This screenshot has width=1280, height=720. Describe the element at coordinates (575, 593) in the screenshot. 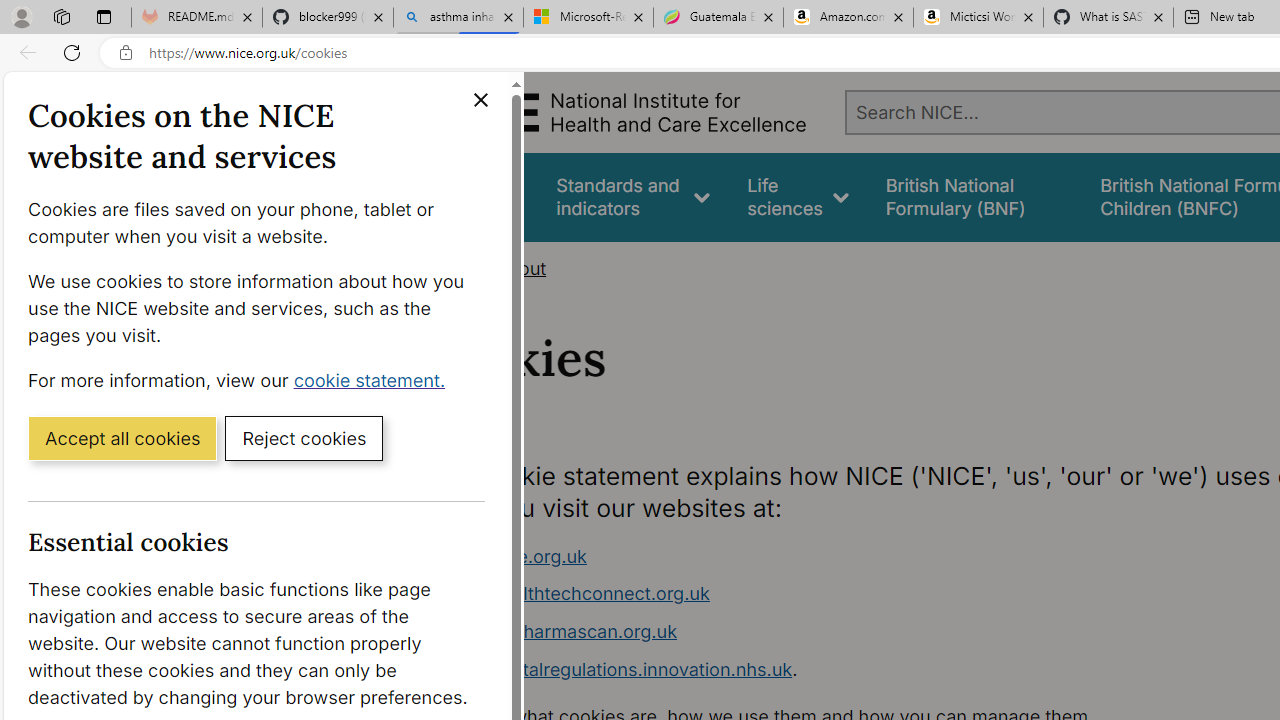

I see `'www.healthtechconnect.org.uk'` at that location.